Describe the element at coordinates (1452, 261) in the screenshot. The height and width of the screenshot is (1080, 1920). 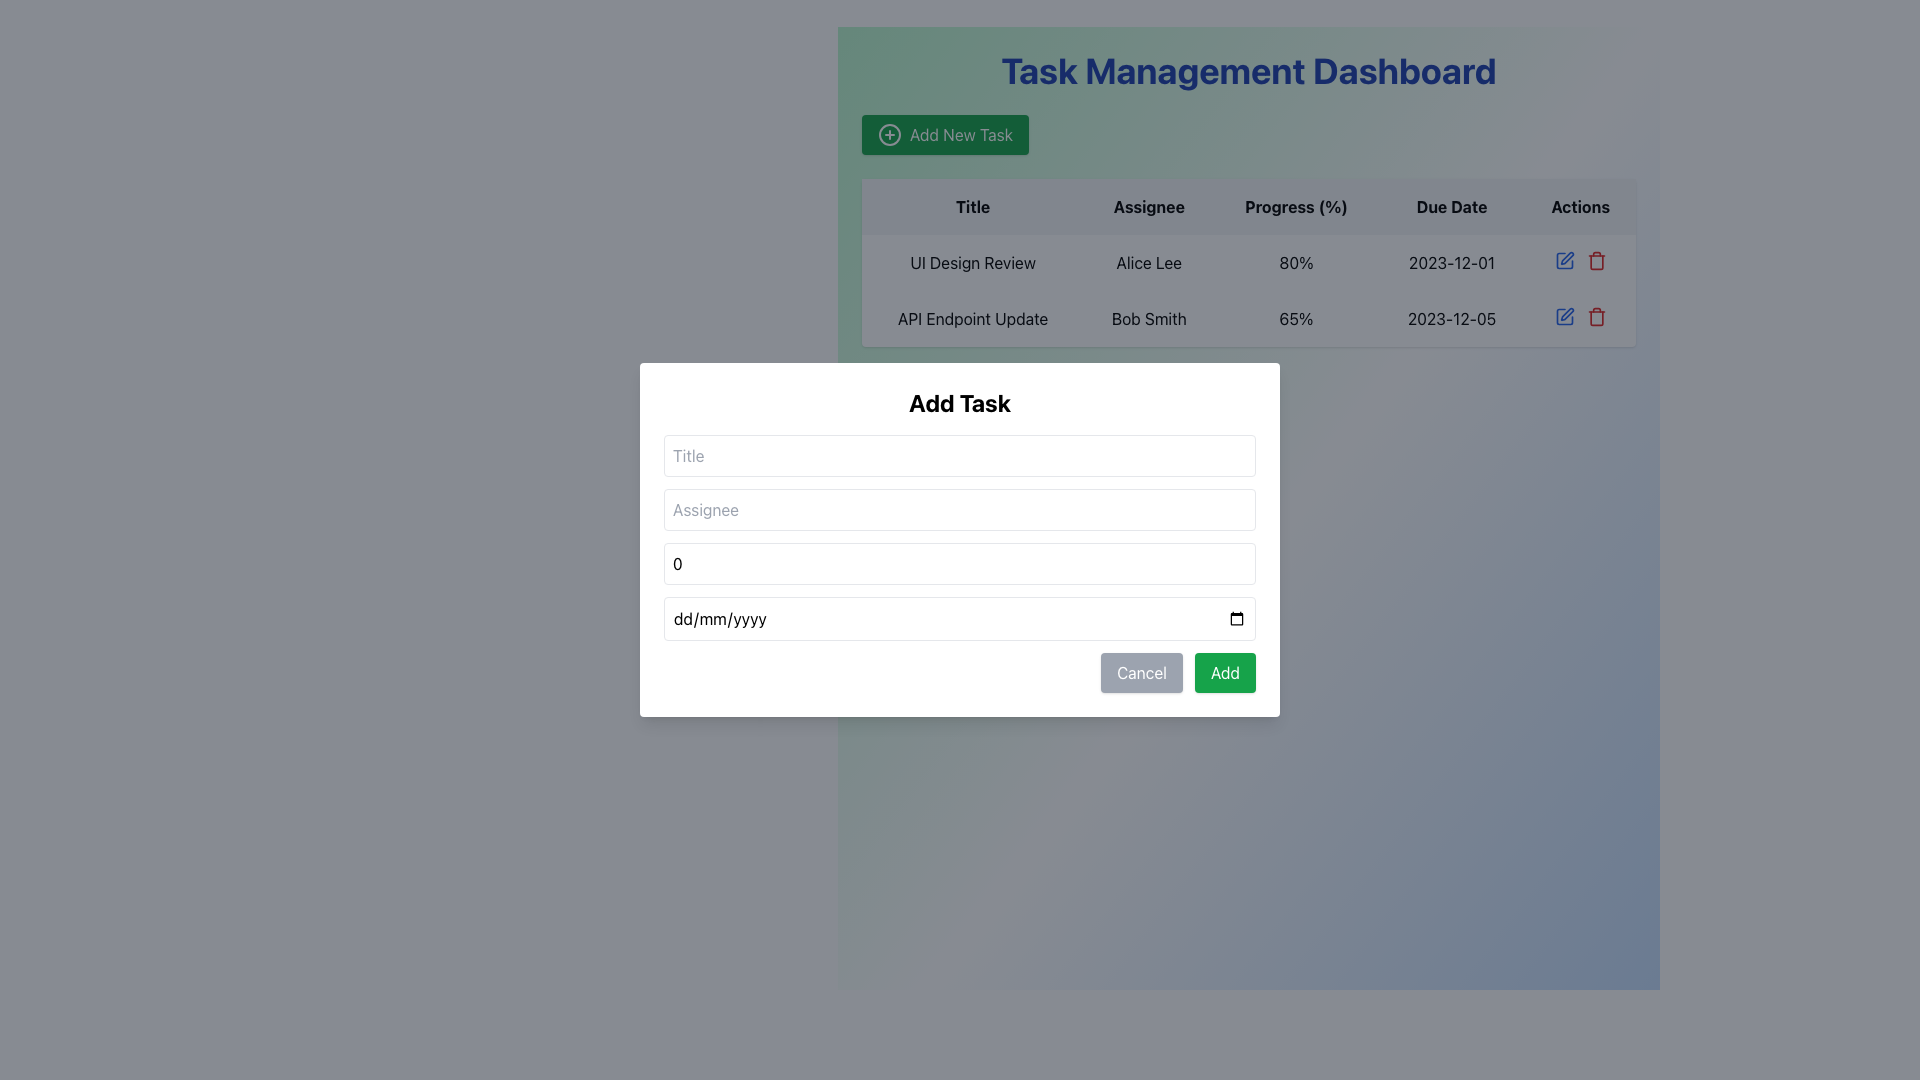
I see `the static text element displaying '2023-12-01' in the 'Due Date' column of the task 'UI Design Review' in the Task Management Dashboard` at that location.